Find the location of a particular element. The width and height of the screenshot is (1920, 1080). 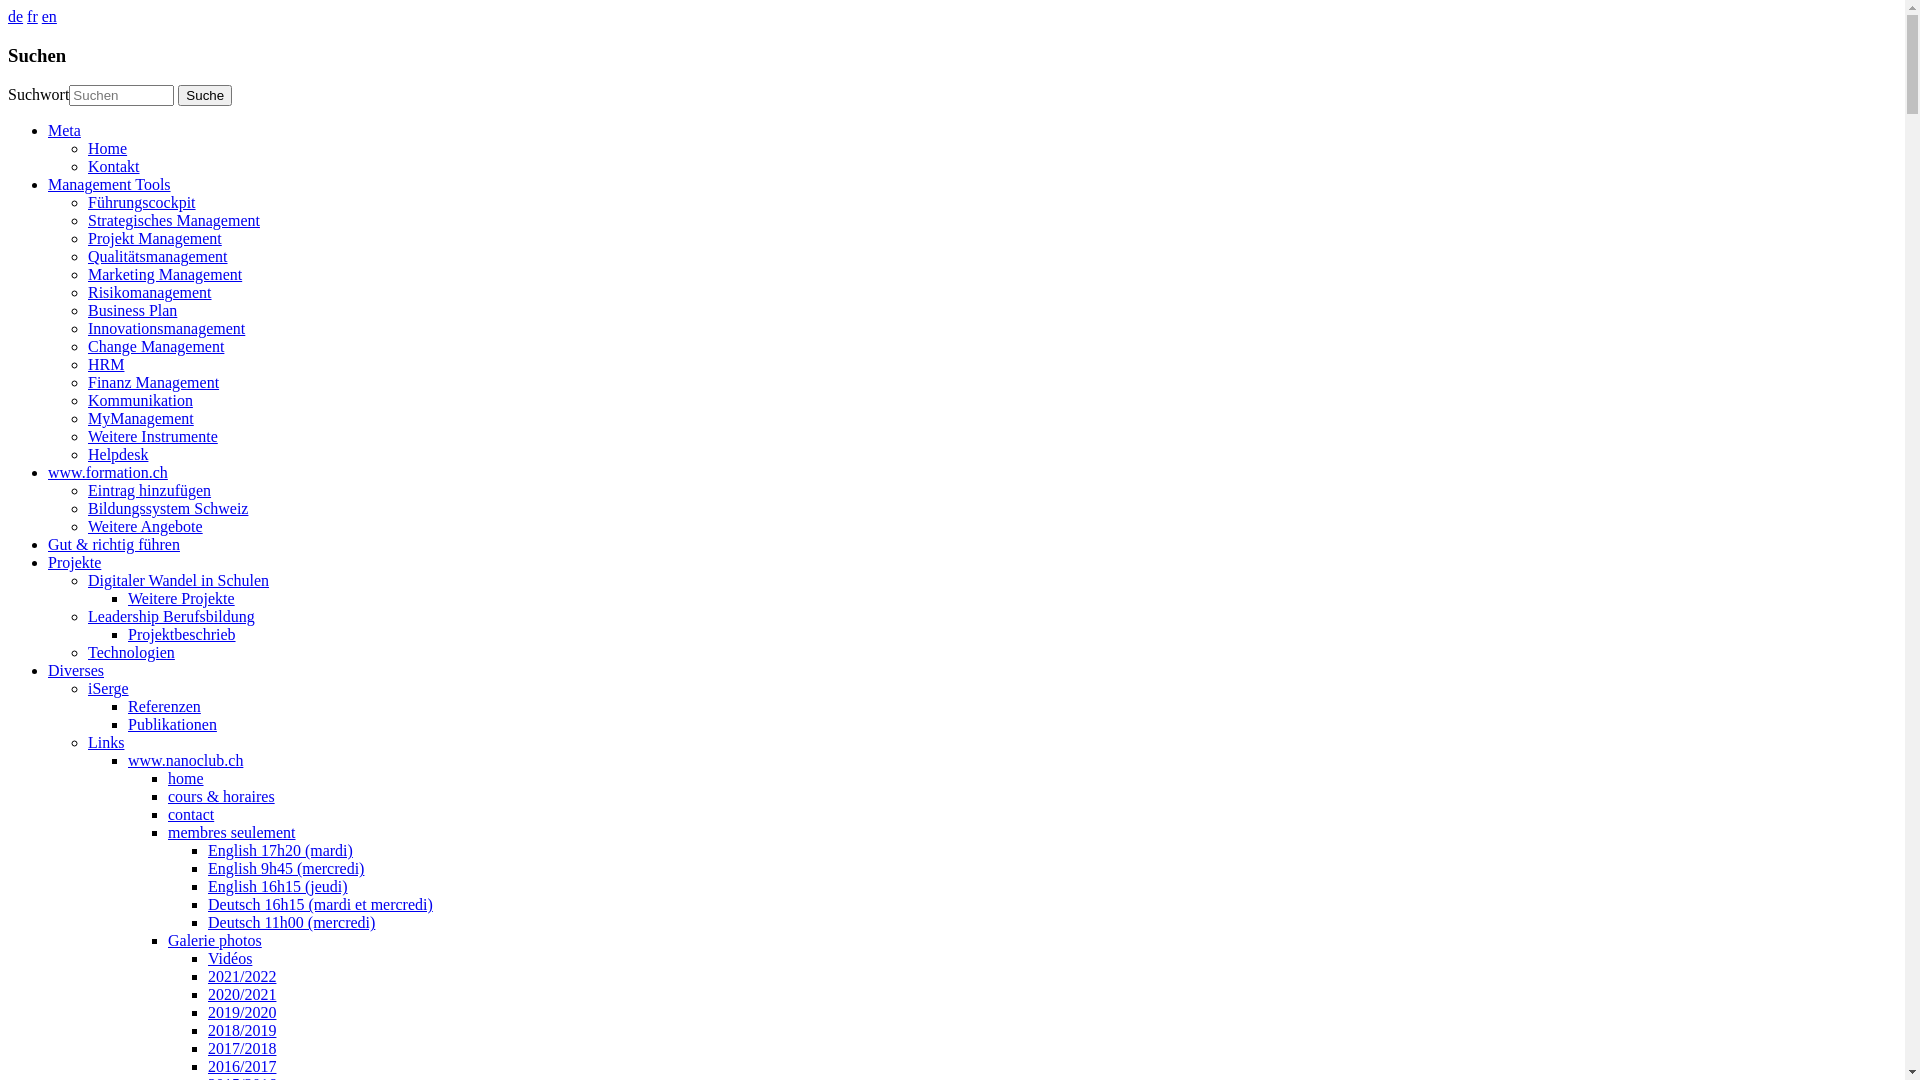

'English 16h15 (jeudi)' is located at coordinates (207, 885).